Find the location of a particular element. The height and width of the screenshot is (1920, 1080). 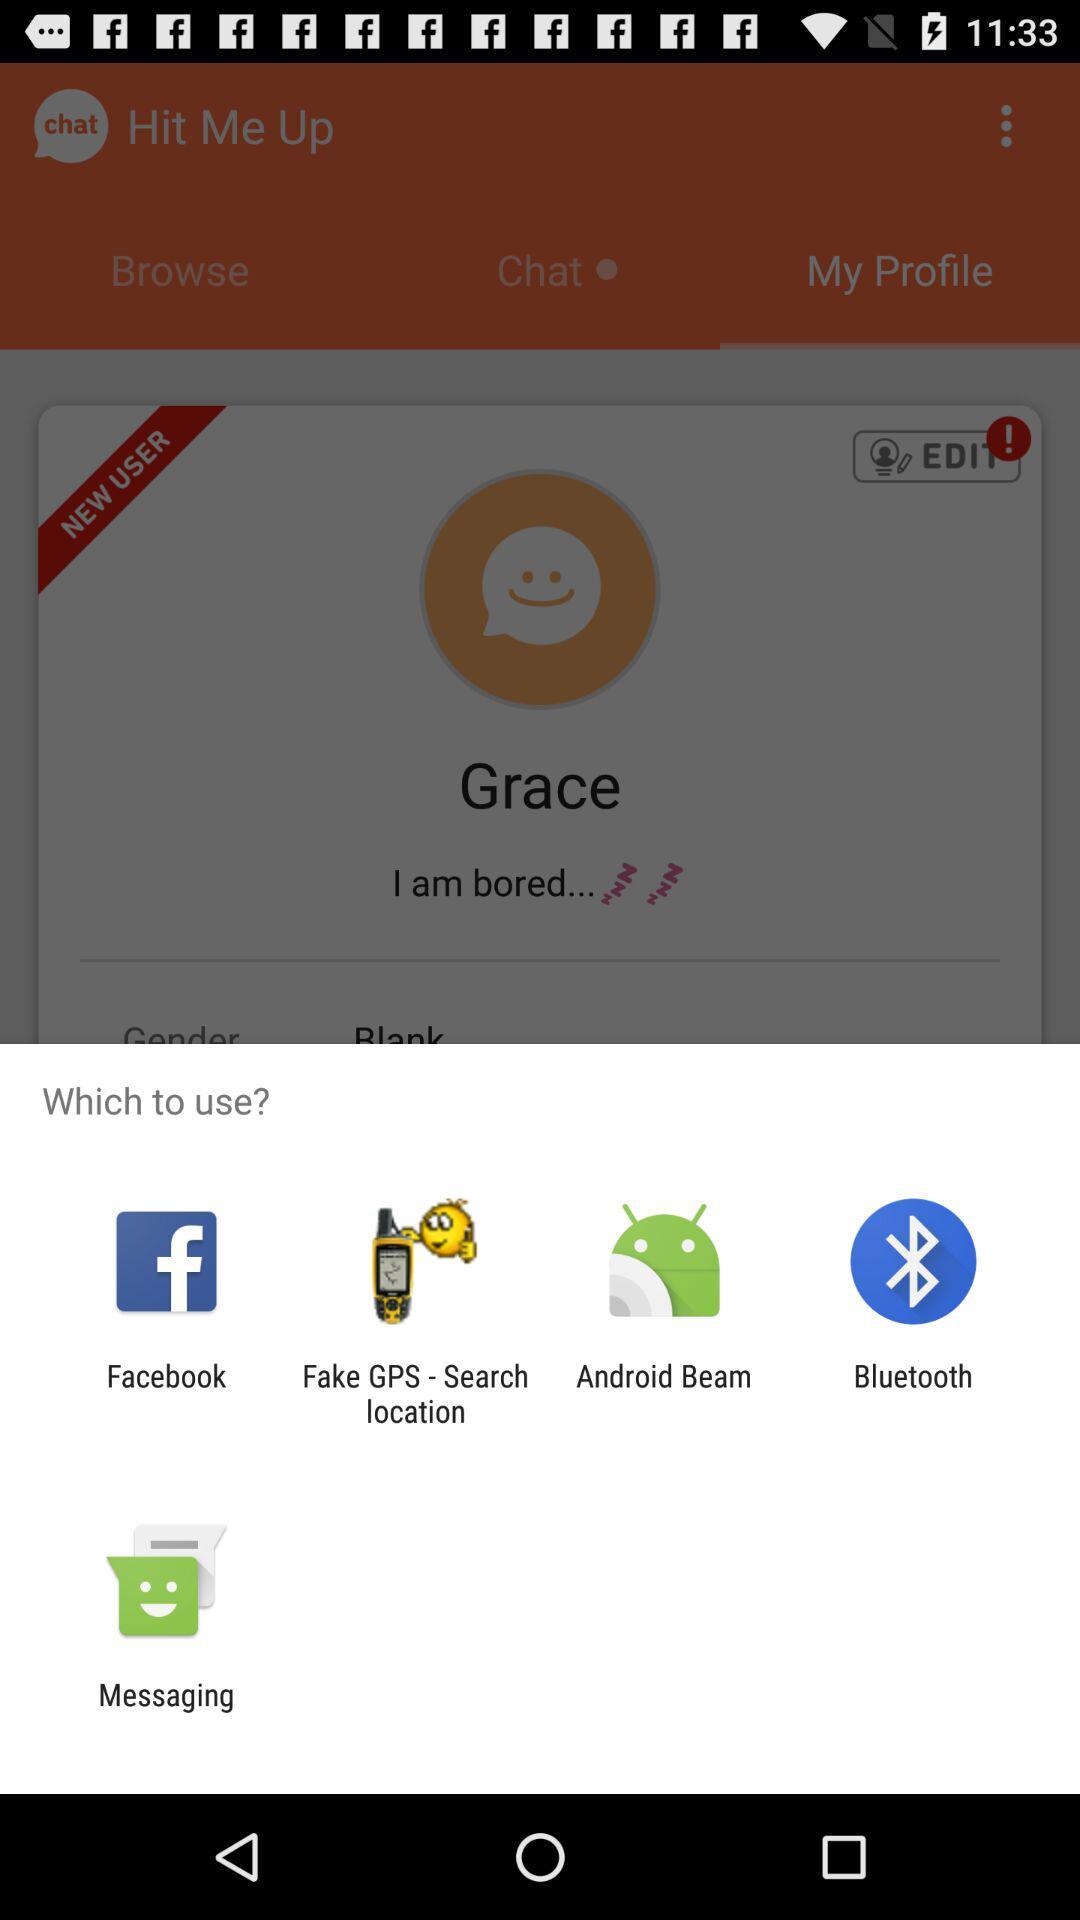

the bluetooth icon is located at coordinates (913, 1392).